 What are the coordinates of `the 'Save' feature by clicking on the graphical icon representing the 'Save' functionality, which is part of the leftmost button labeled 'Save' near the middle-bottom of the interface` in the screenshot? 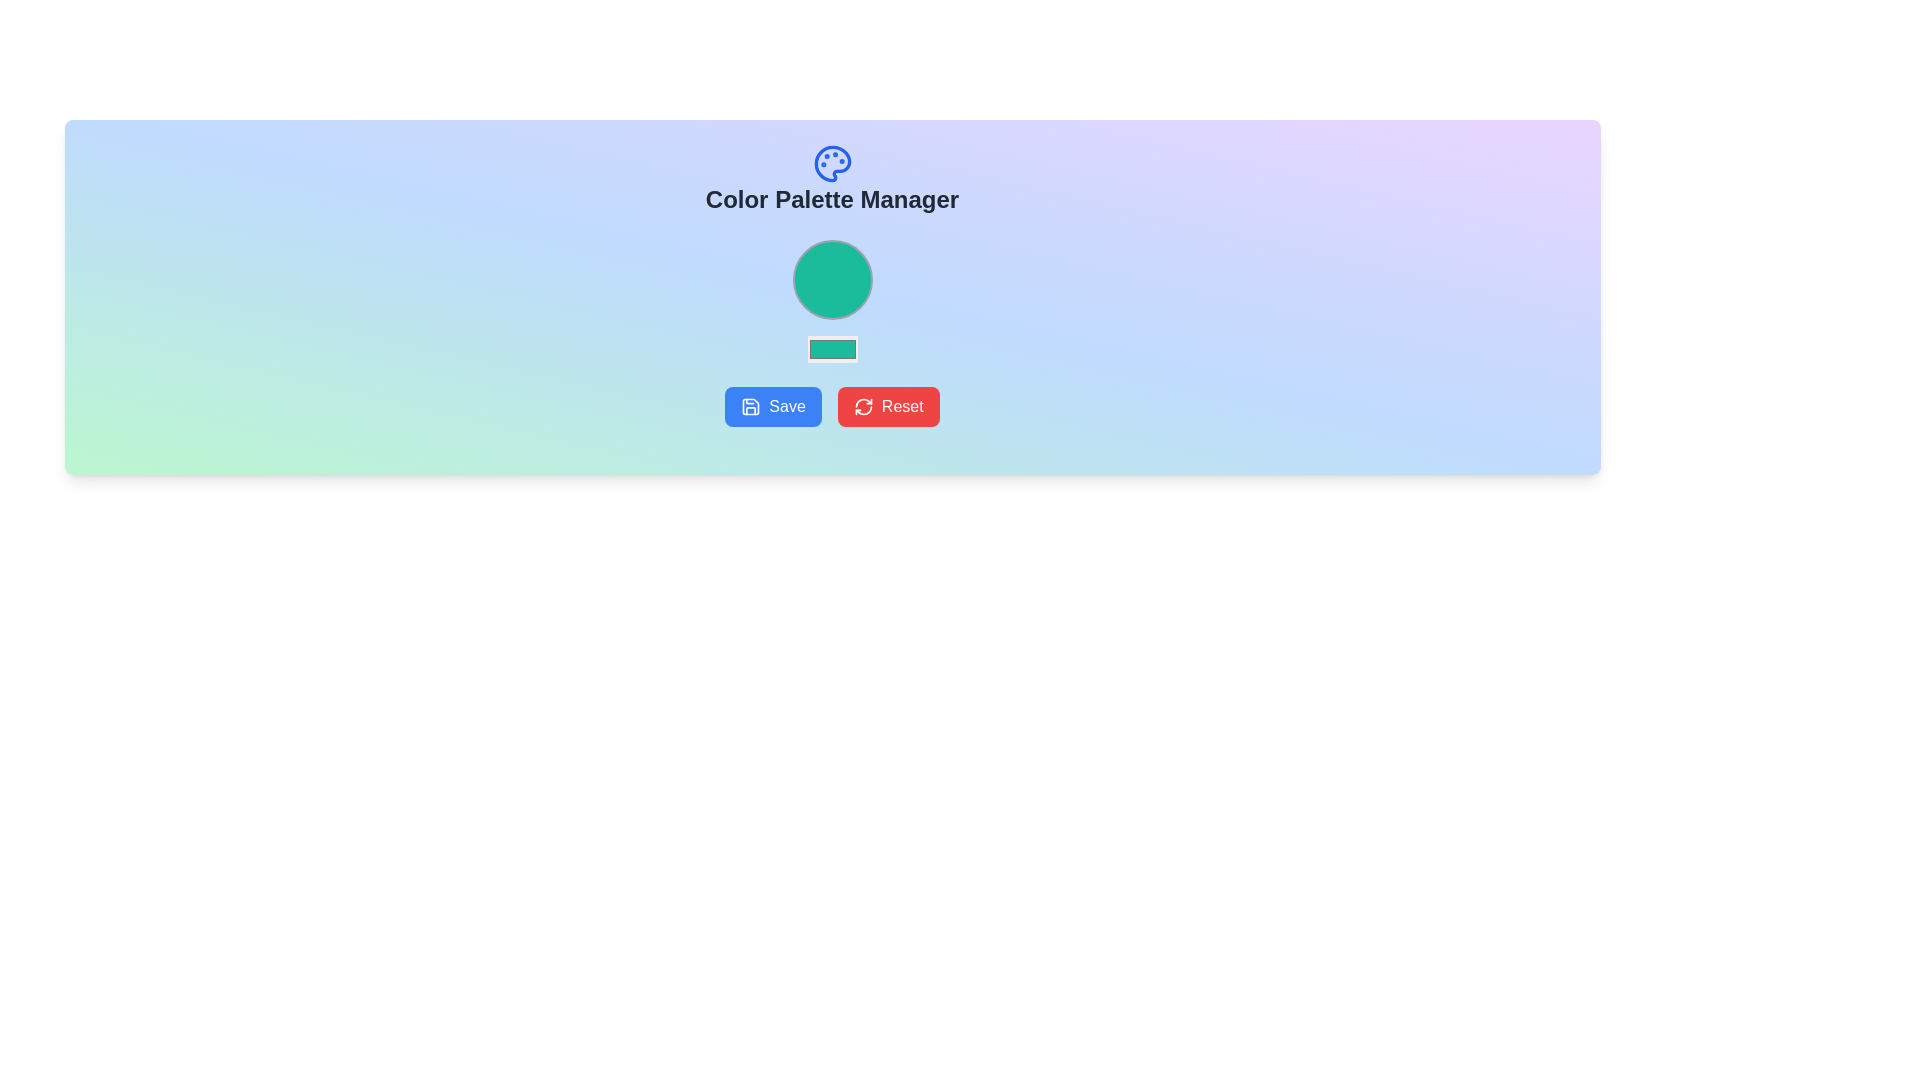 It's located at (750, 406).